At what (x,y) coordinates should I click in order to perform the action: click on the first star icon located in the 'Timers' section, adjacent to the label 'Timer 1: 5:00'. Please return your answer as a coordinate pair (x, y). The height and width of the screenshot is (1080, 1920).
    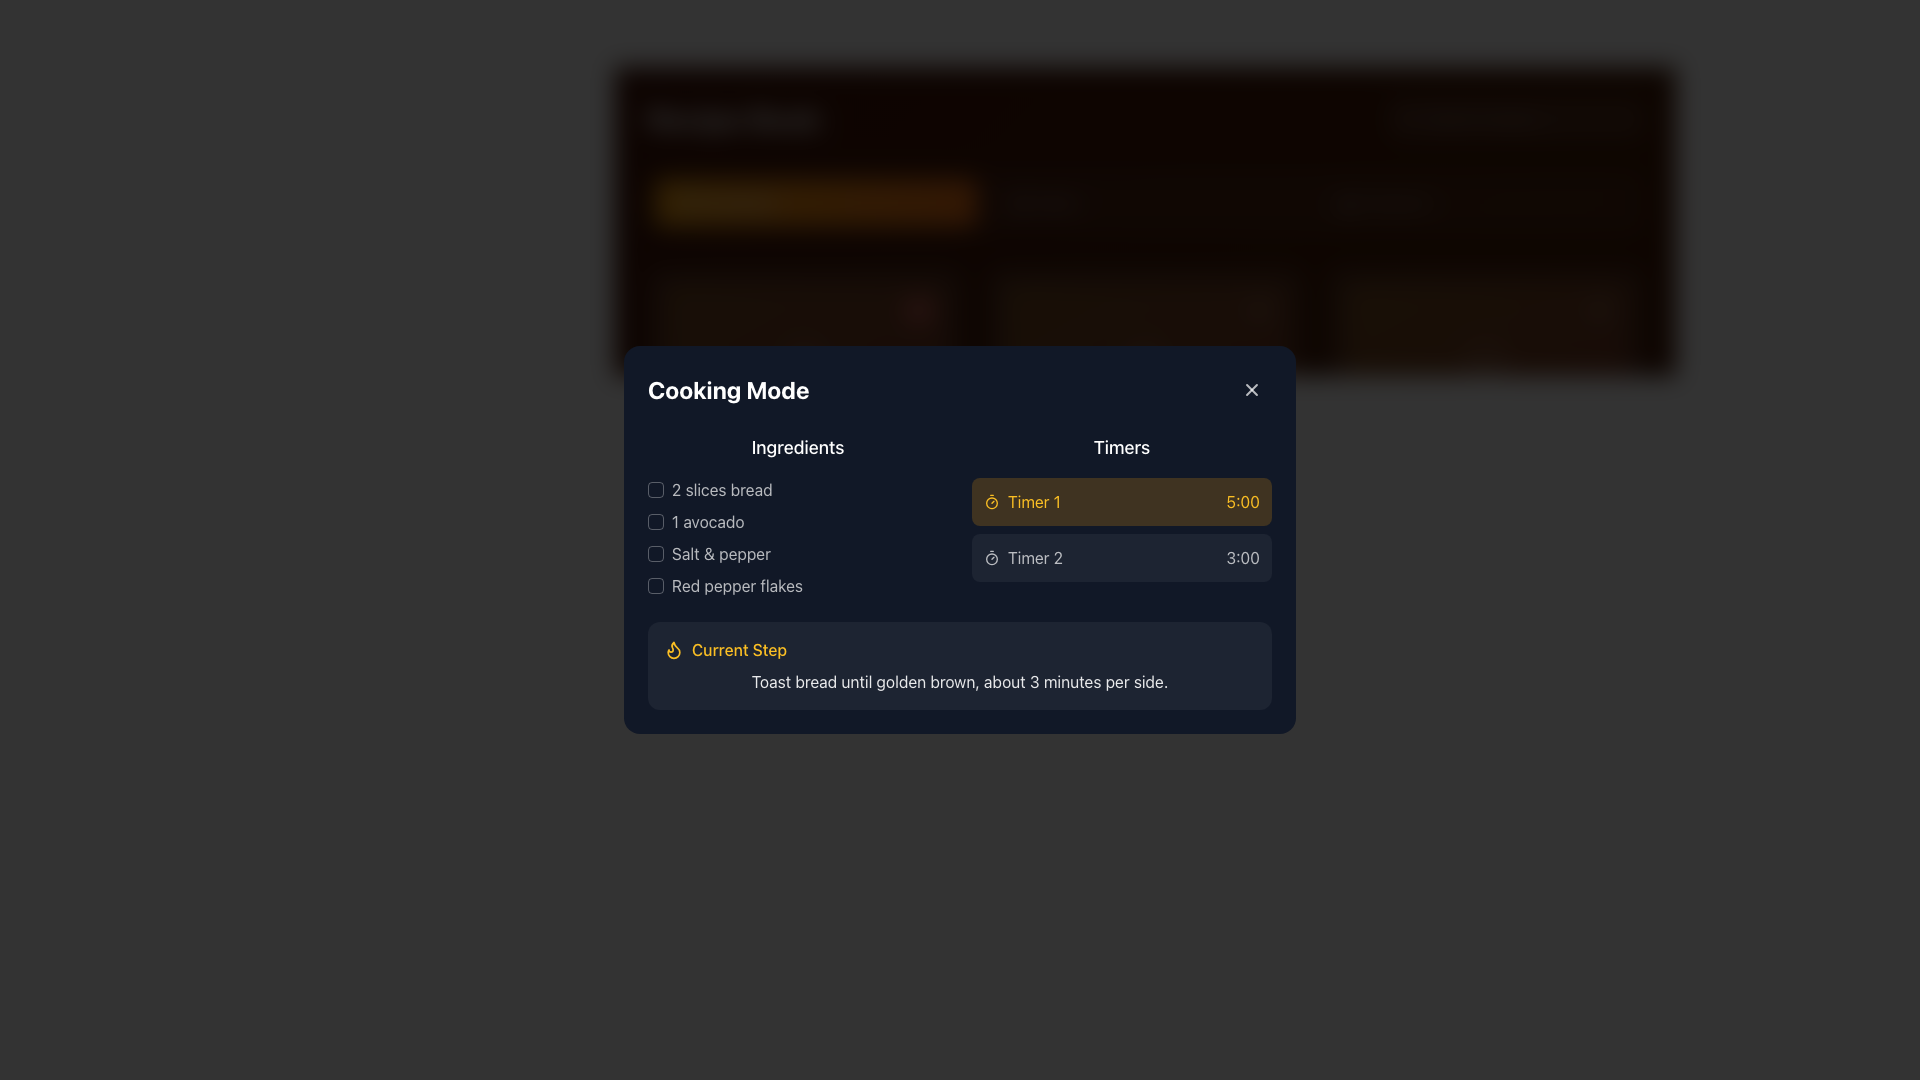
    Looking at the image, I should click on (1199, 473).